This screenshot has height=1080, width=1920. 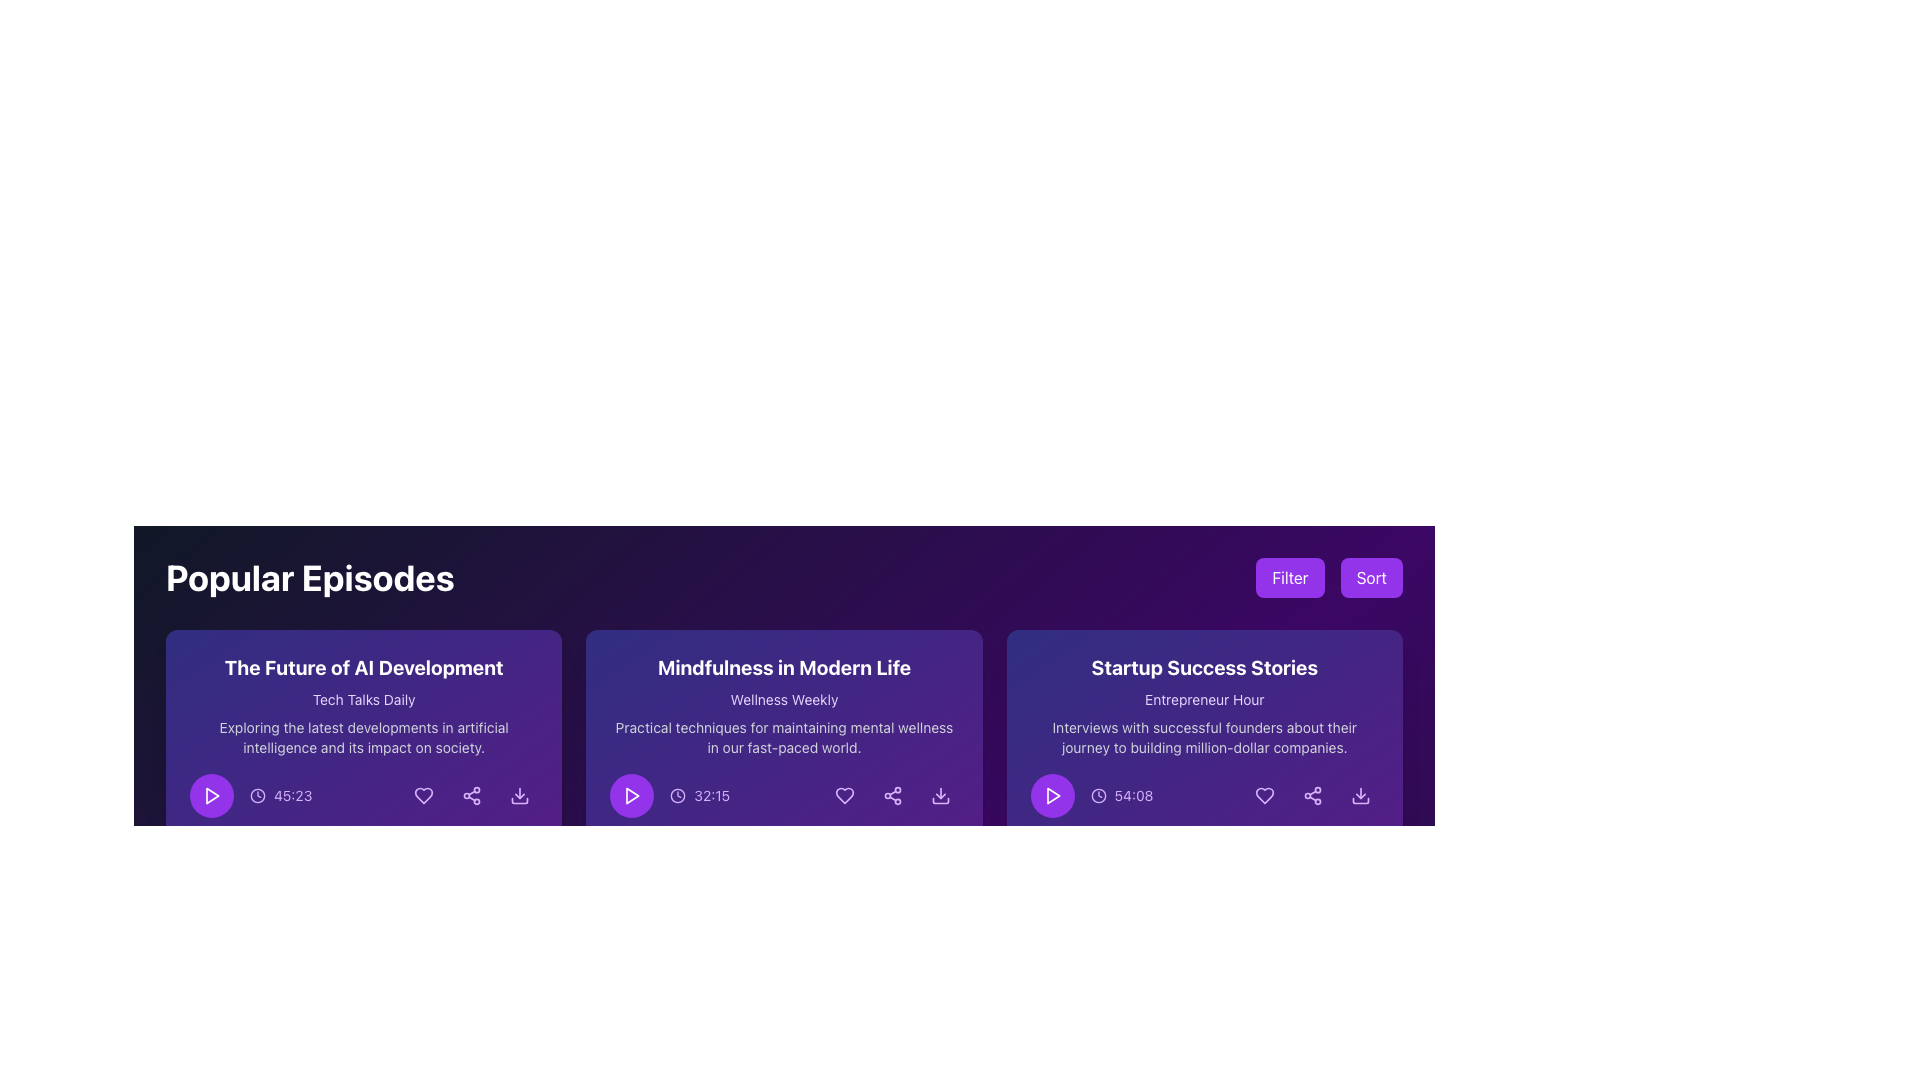 I want to click on the time indicator icon located in the third card titled 'Startup Success Stories', which visually represents the duration of the associated media content, so click(x=1097, y=794).